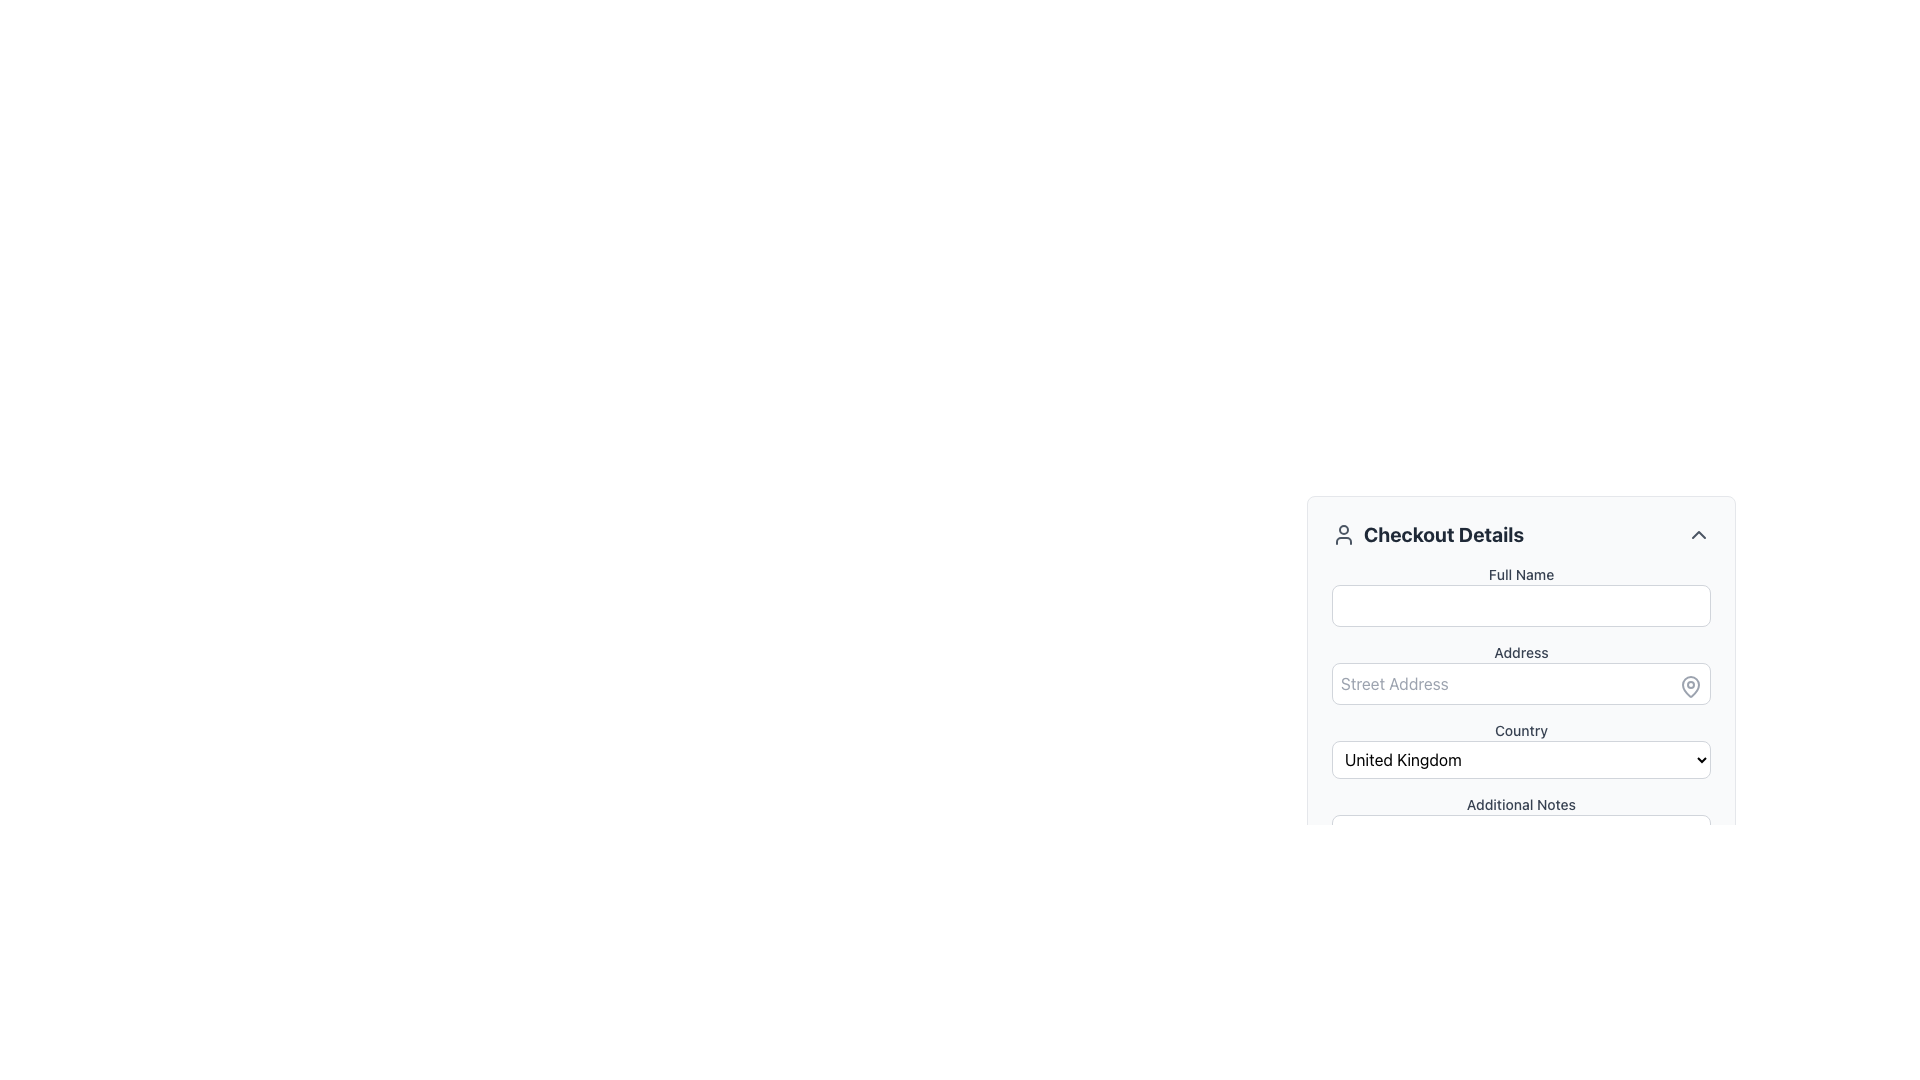 The width and height of the screenshot is (1920, 1080). I want to click on the Map Pin icon that visually represents the location functionality in the address input field, located adjacent to the 'Street Address' text input, so click(1689, 685).